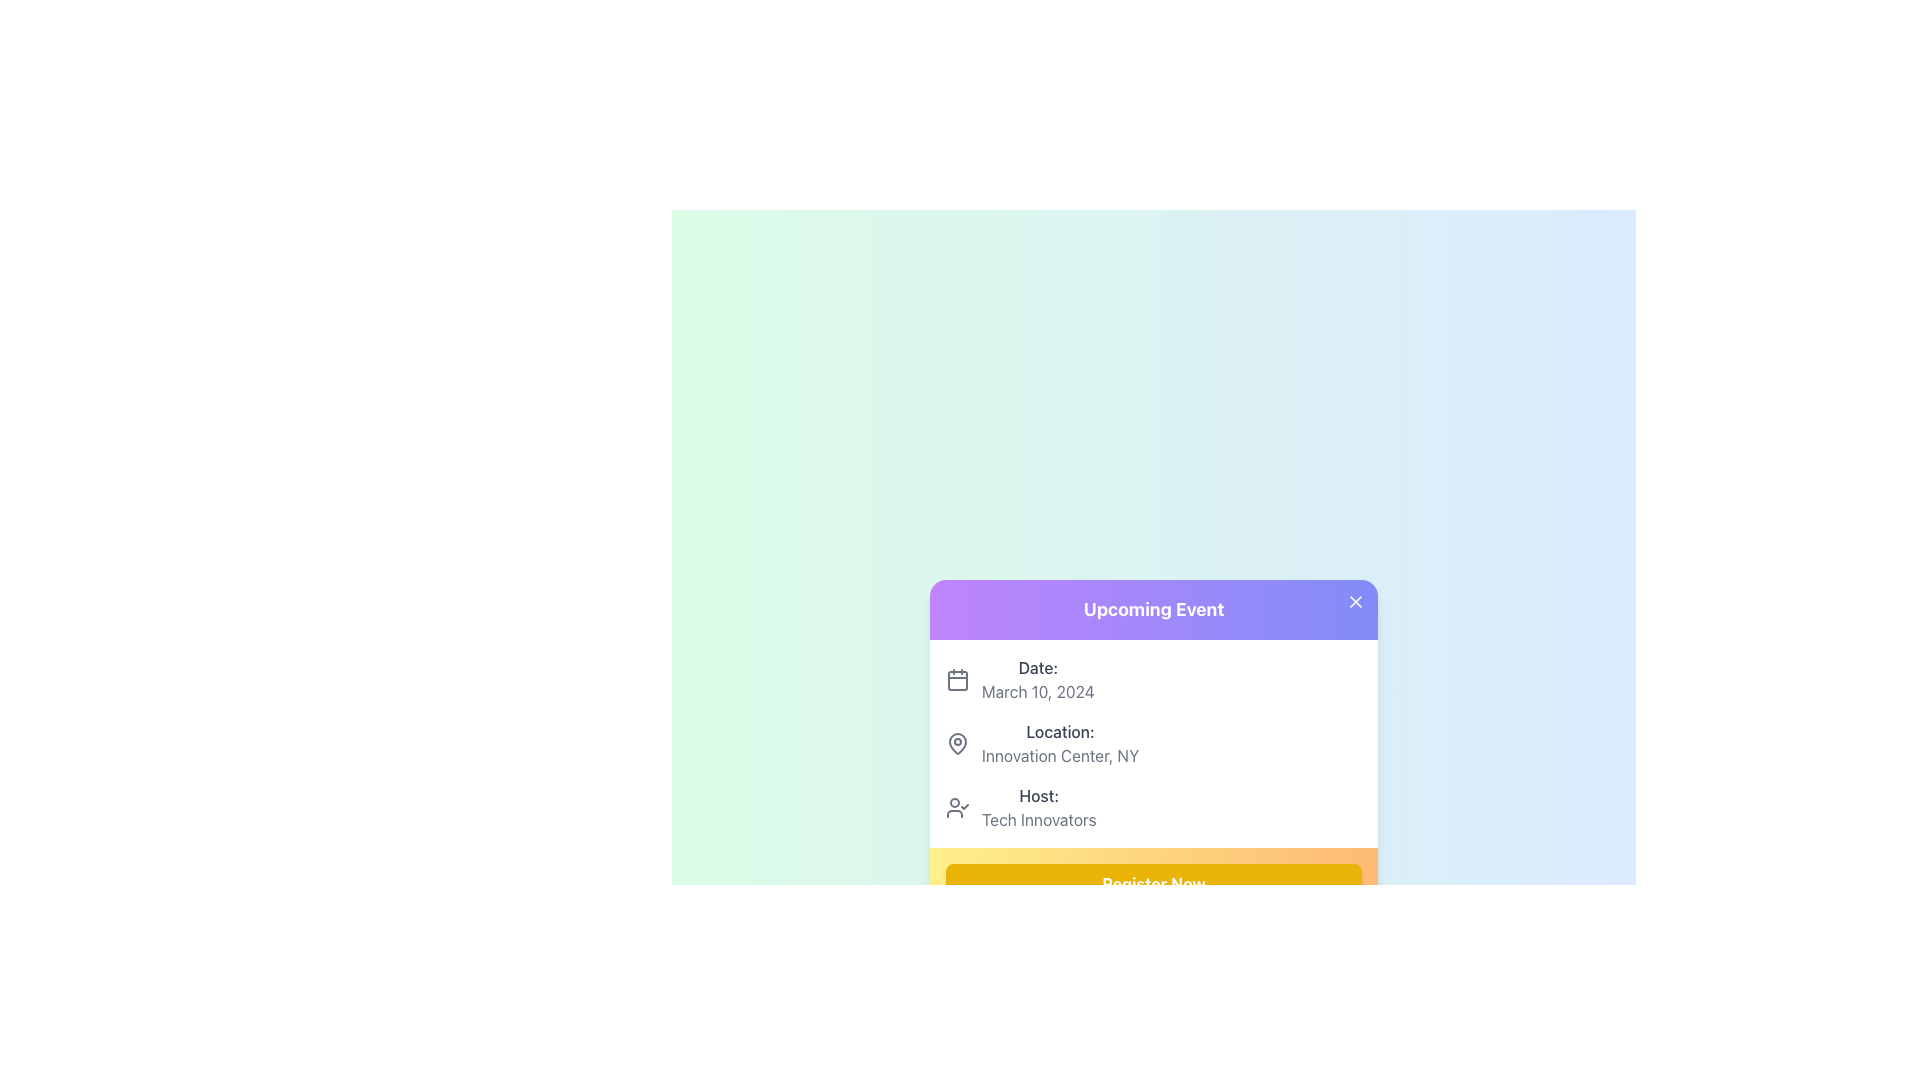 The image size is (1920, 1080). Describe the element at coordinates (1153, 882) in the screenshot. I see `the 'Register Now' button, which is a rectangular button with a gradient background transitioning from yellow to orange and contains centered white bold text. It has rounded corners and a shadow effect, located at the bottom of the 'Upcoming Event' section` at that location.